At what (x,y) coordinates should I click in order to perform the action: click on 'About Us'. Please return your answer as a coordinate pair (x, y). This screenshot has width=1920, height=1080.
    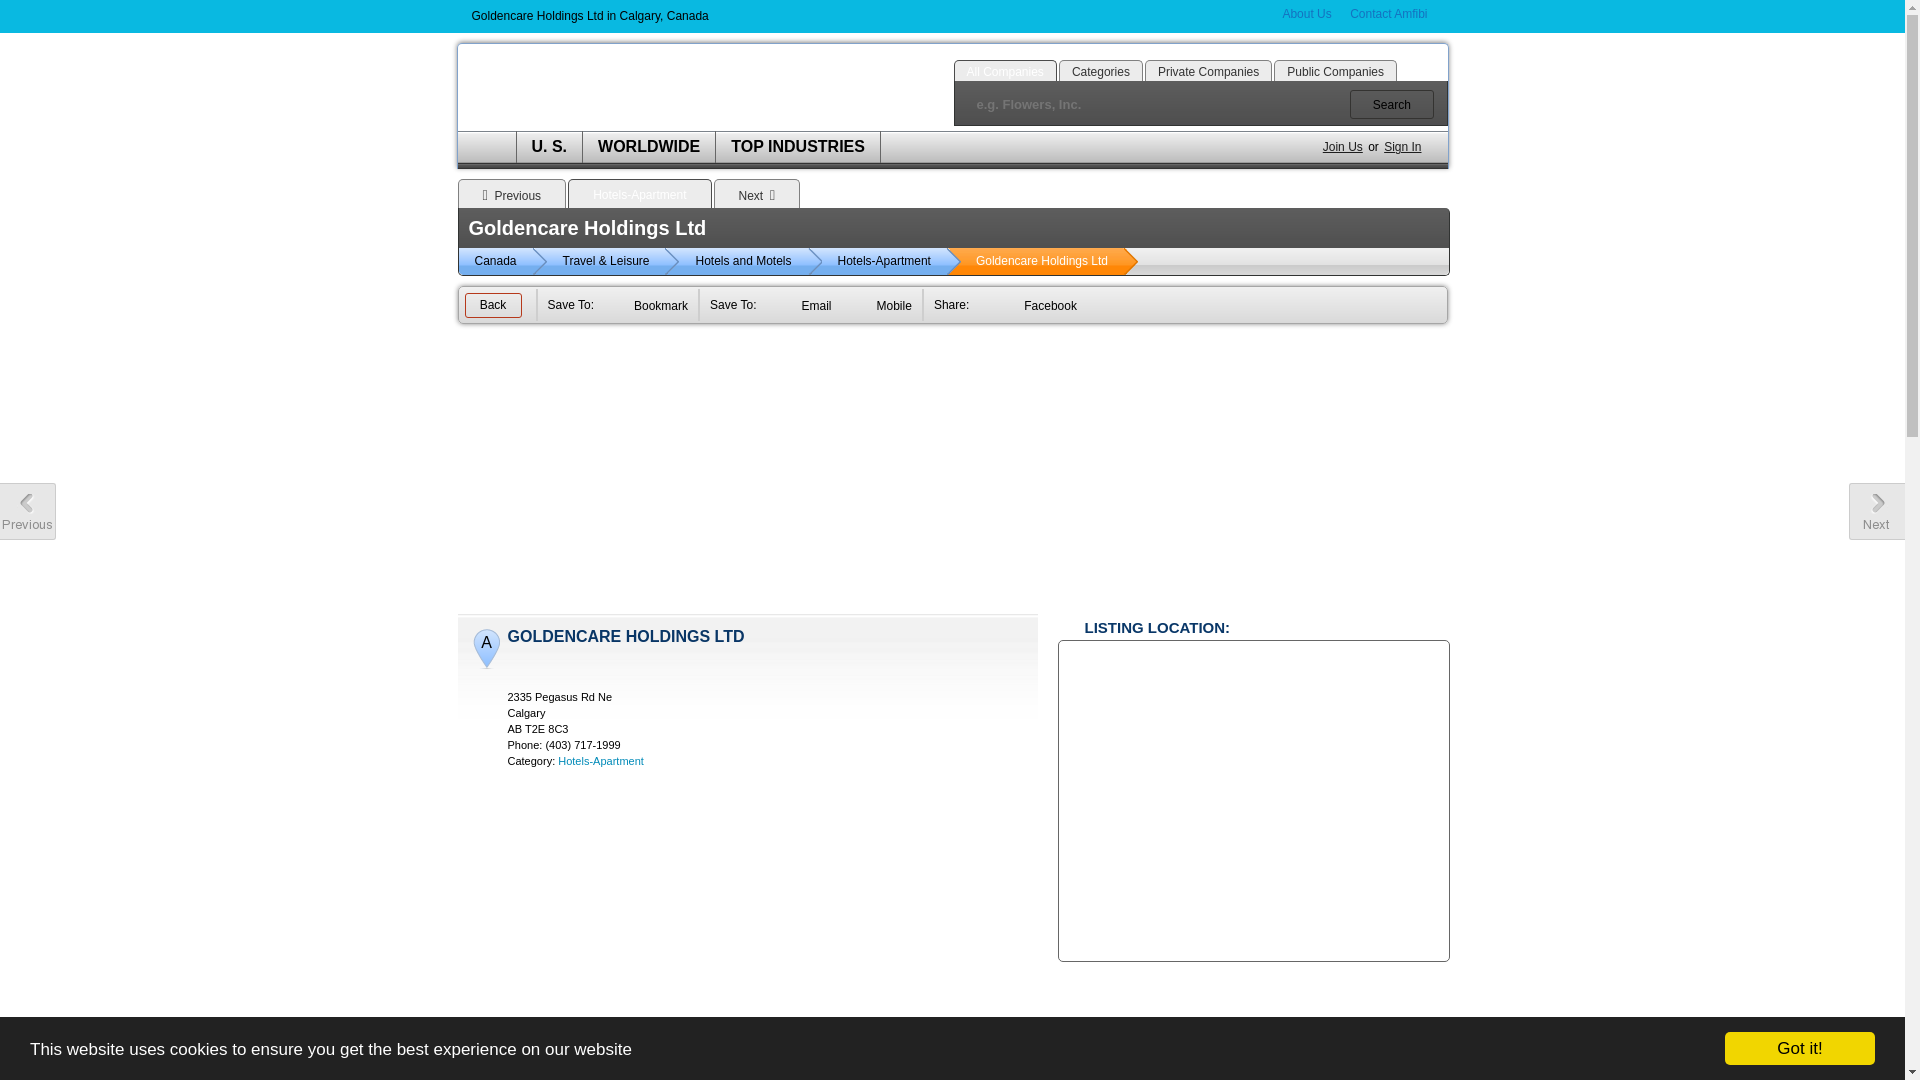
    Looking at the image, I should click on (1305, 14).